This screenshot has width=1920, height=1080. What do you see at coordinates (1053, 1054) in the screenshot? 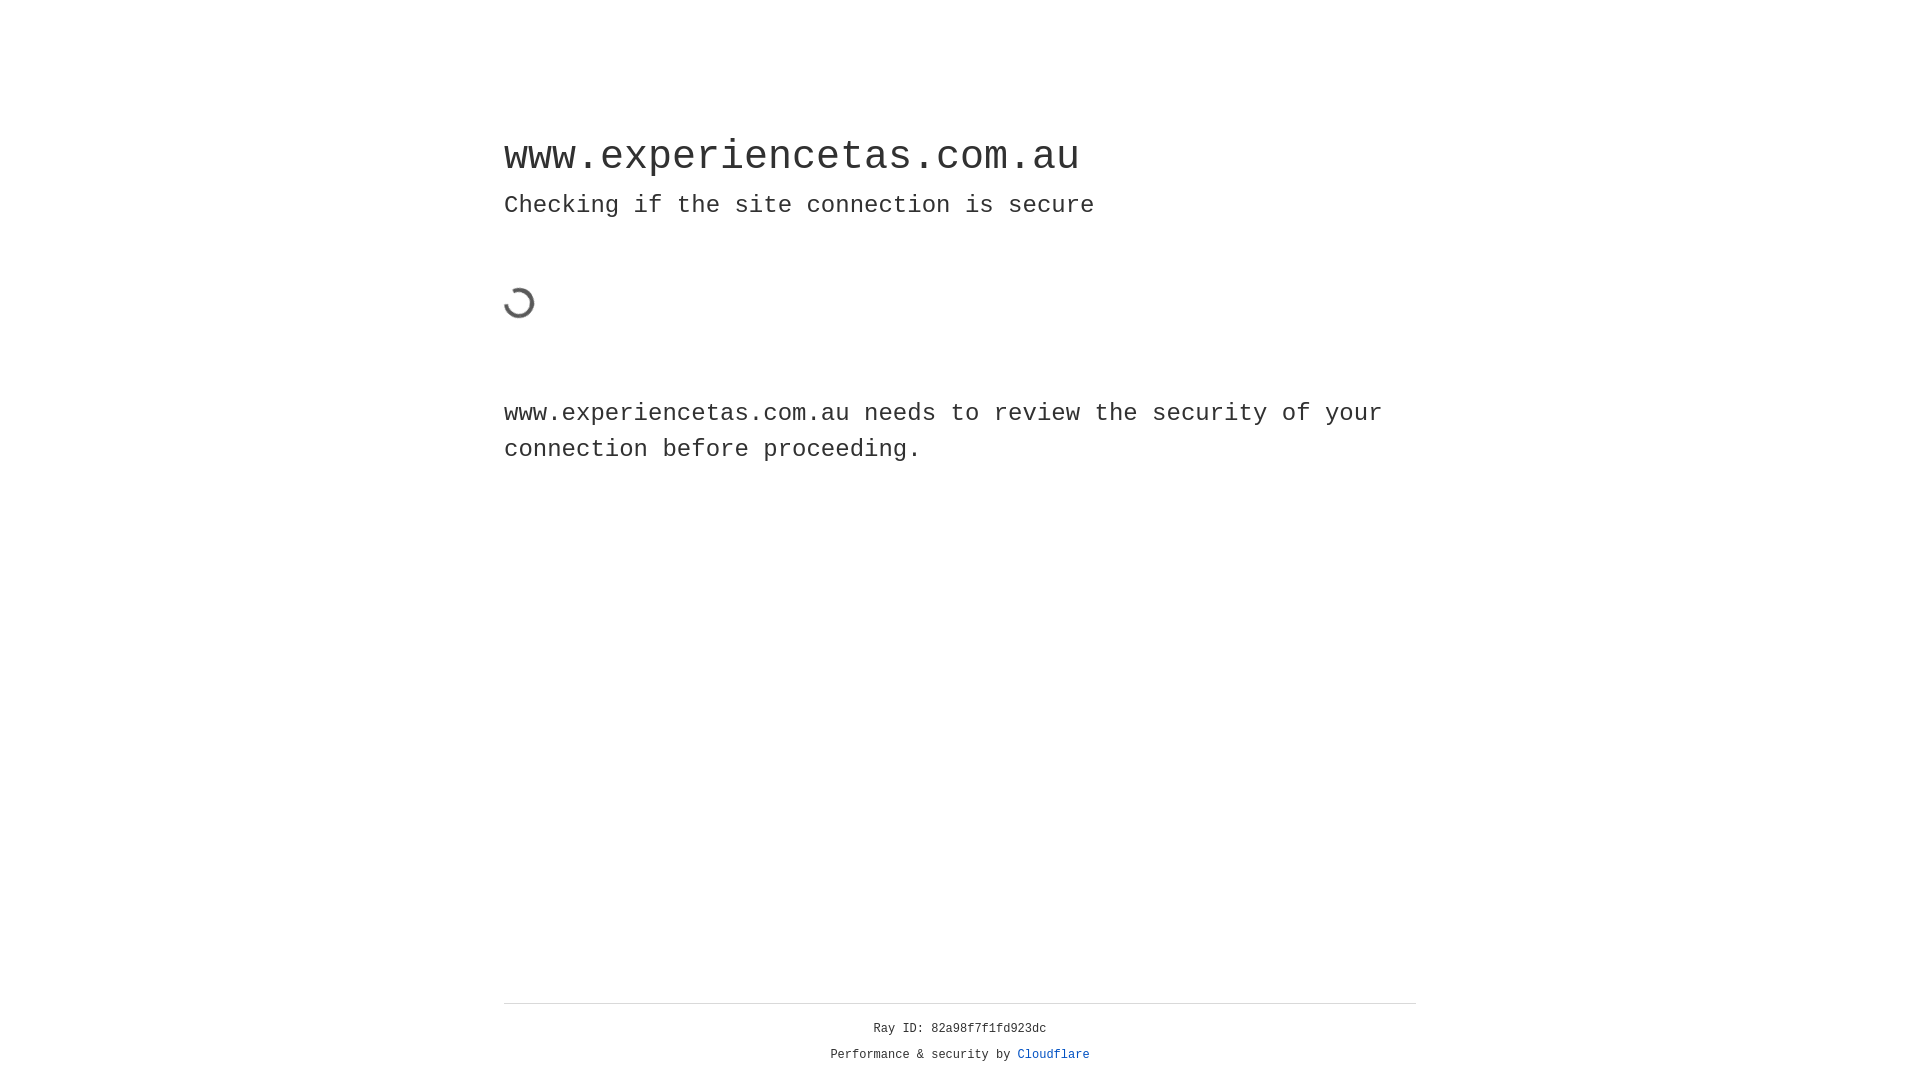
I see `'Cloudflare'` at bounding box center [1053, 1054].